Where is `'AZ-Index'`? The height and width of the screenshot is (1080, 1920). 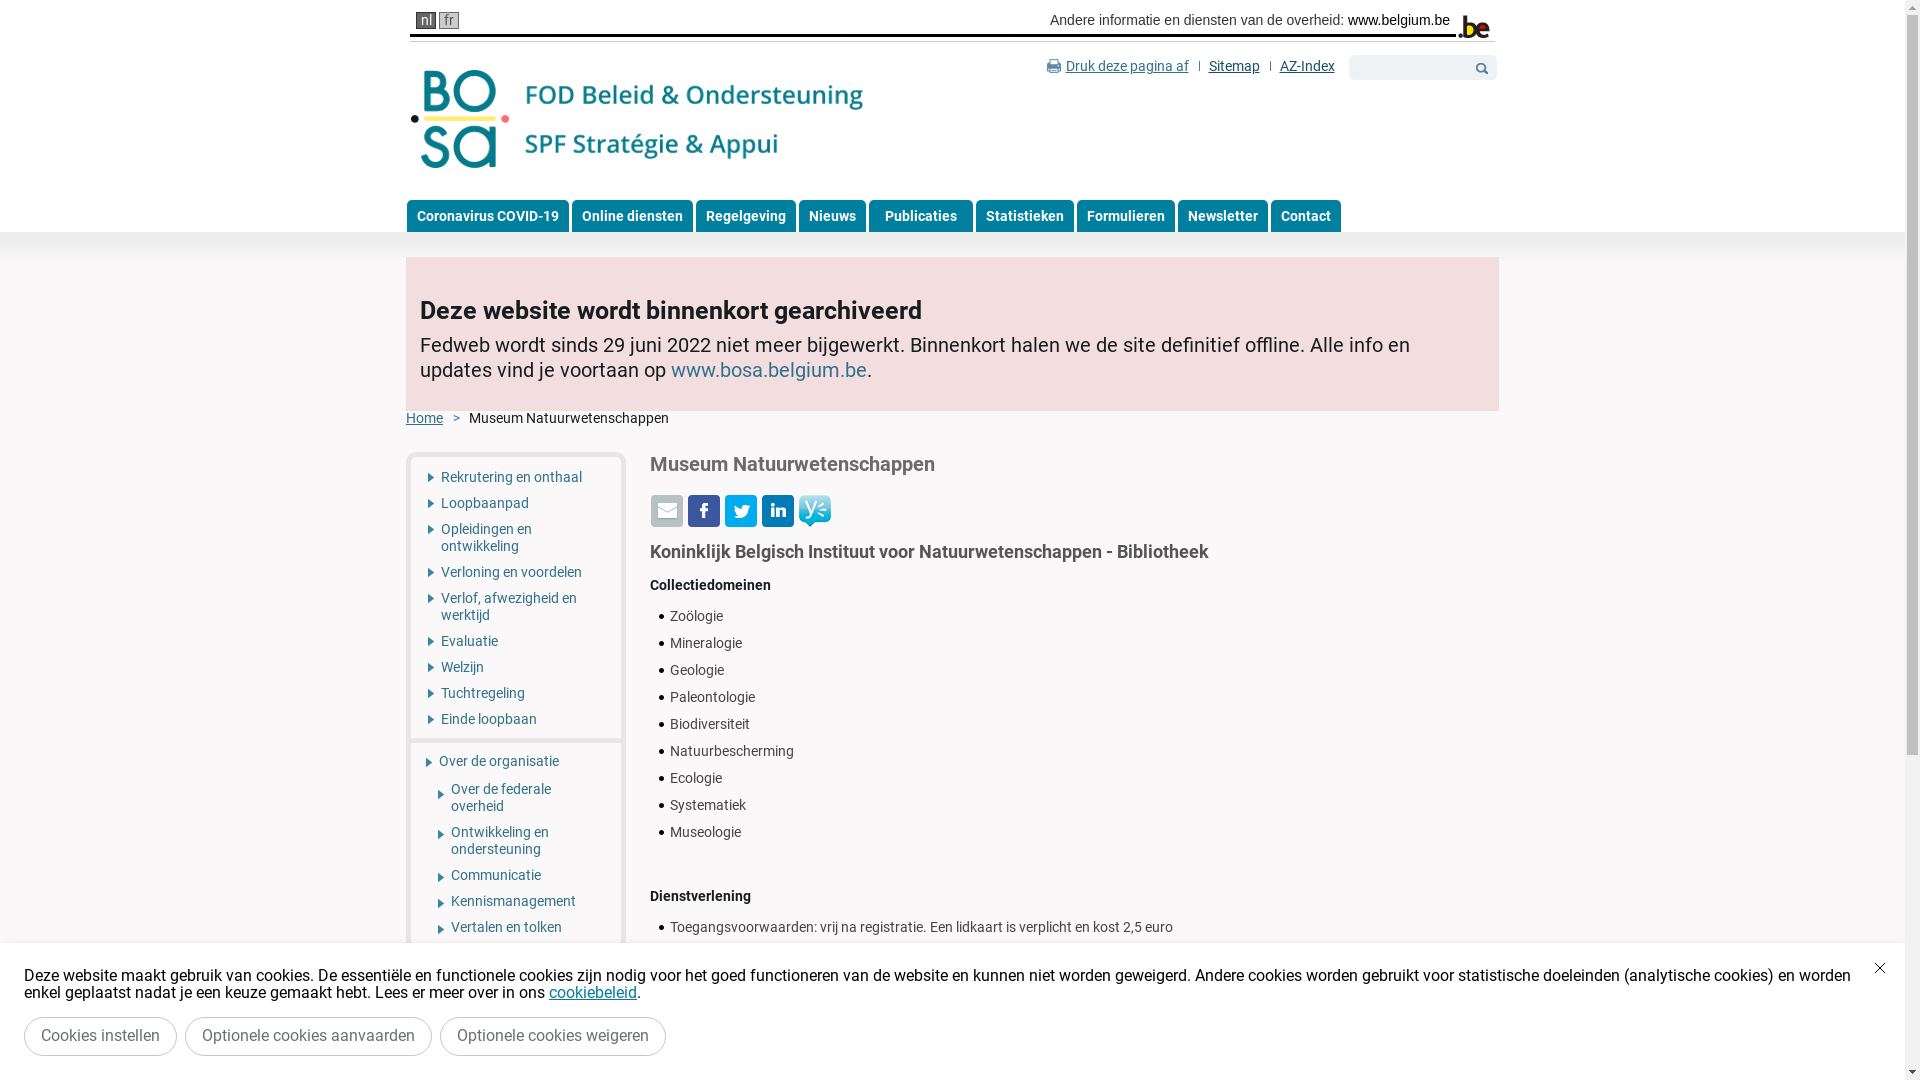
'AZ-Index' is located at coordinates (1307, 64).